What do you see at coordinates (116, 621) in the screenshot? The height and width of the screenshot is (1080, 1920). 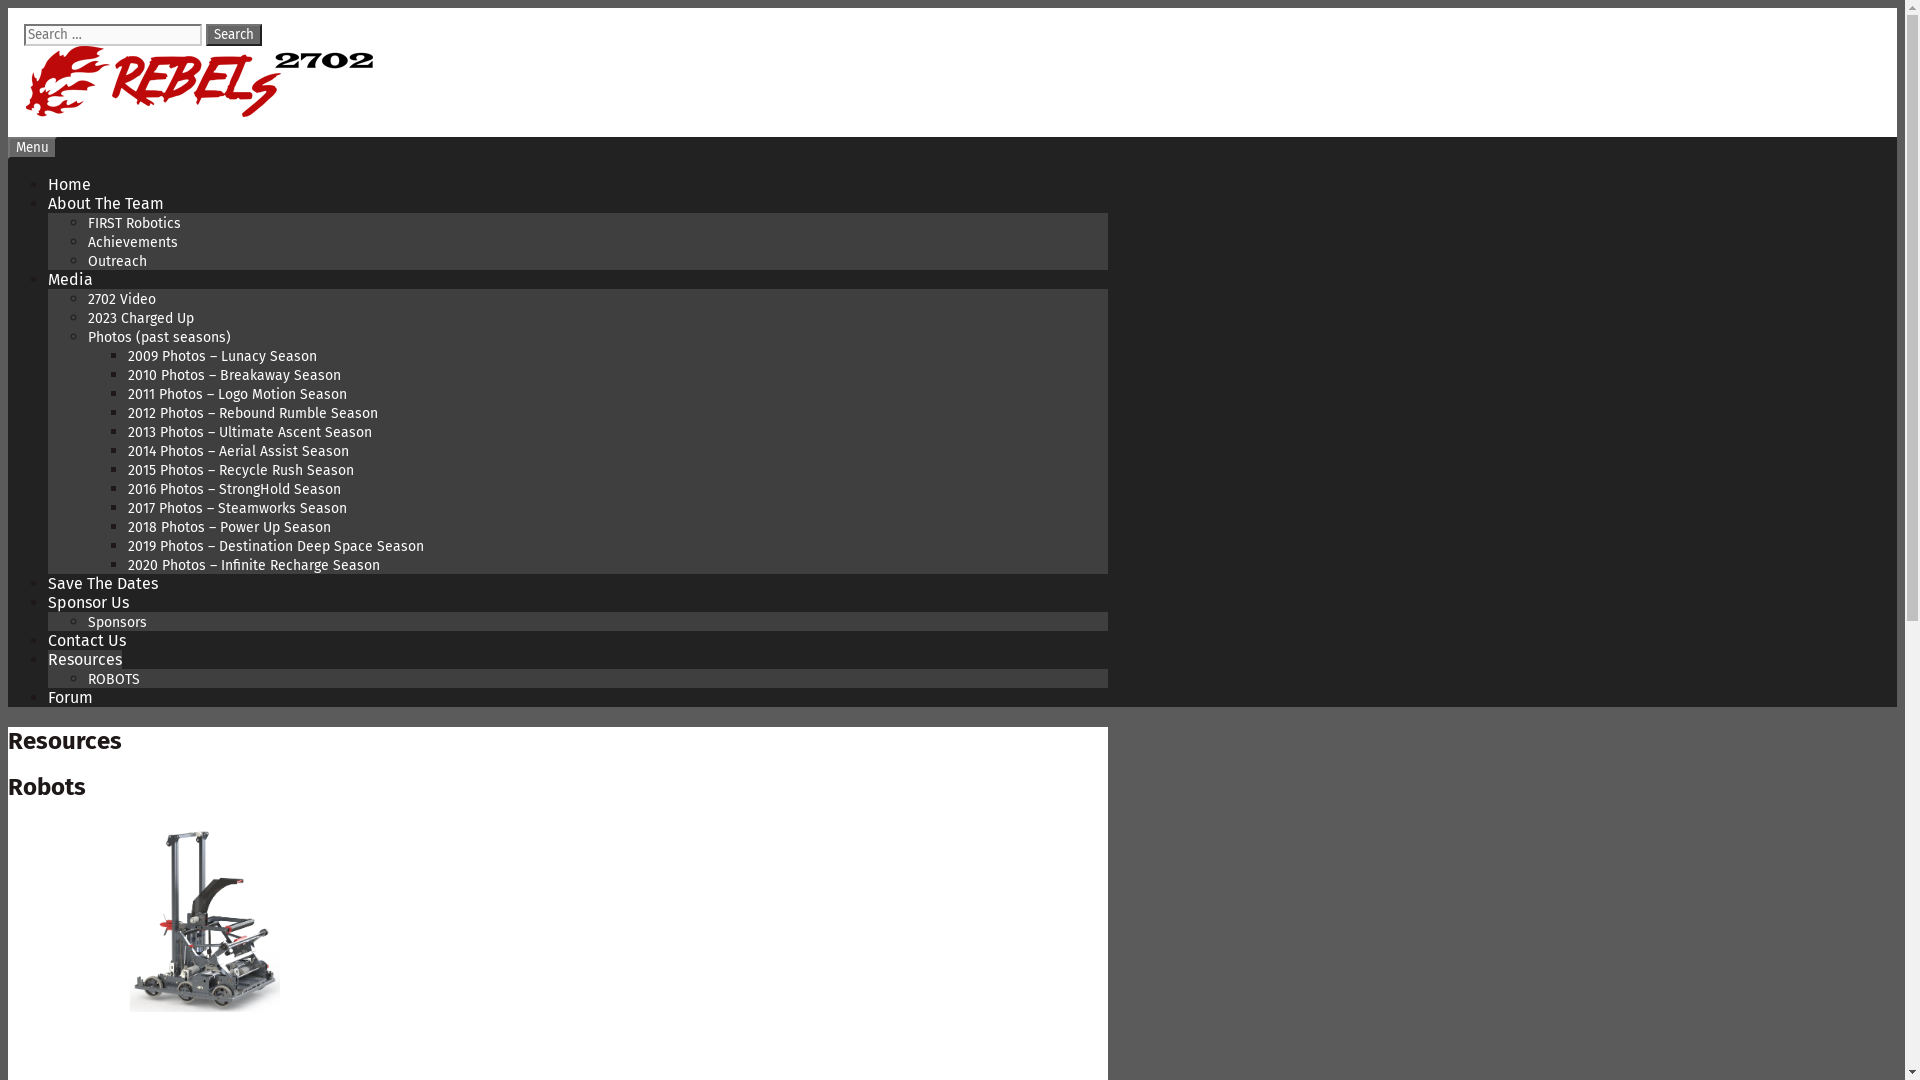 I see `'Sponsors'` at bounding box center [116, 621].